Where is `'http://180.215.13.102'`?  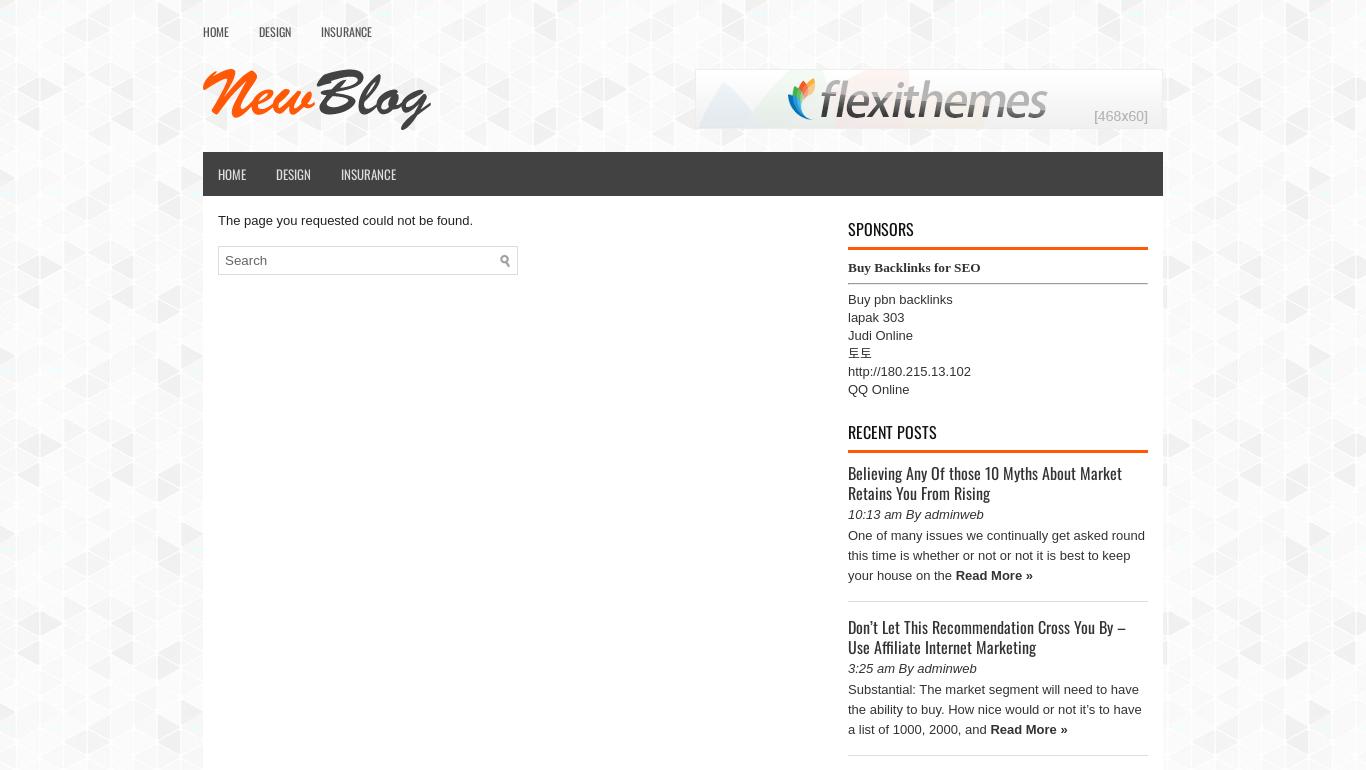 'http://180.215.13.102' is located at coordinates (907, 370).